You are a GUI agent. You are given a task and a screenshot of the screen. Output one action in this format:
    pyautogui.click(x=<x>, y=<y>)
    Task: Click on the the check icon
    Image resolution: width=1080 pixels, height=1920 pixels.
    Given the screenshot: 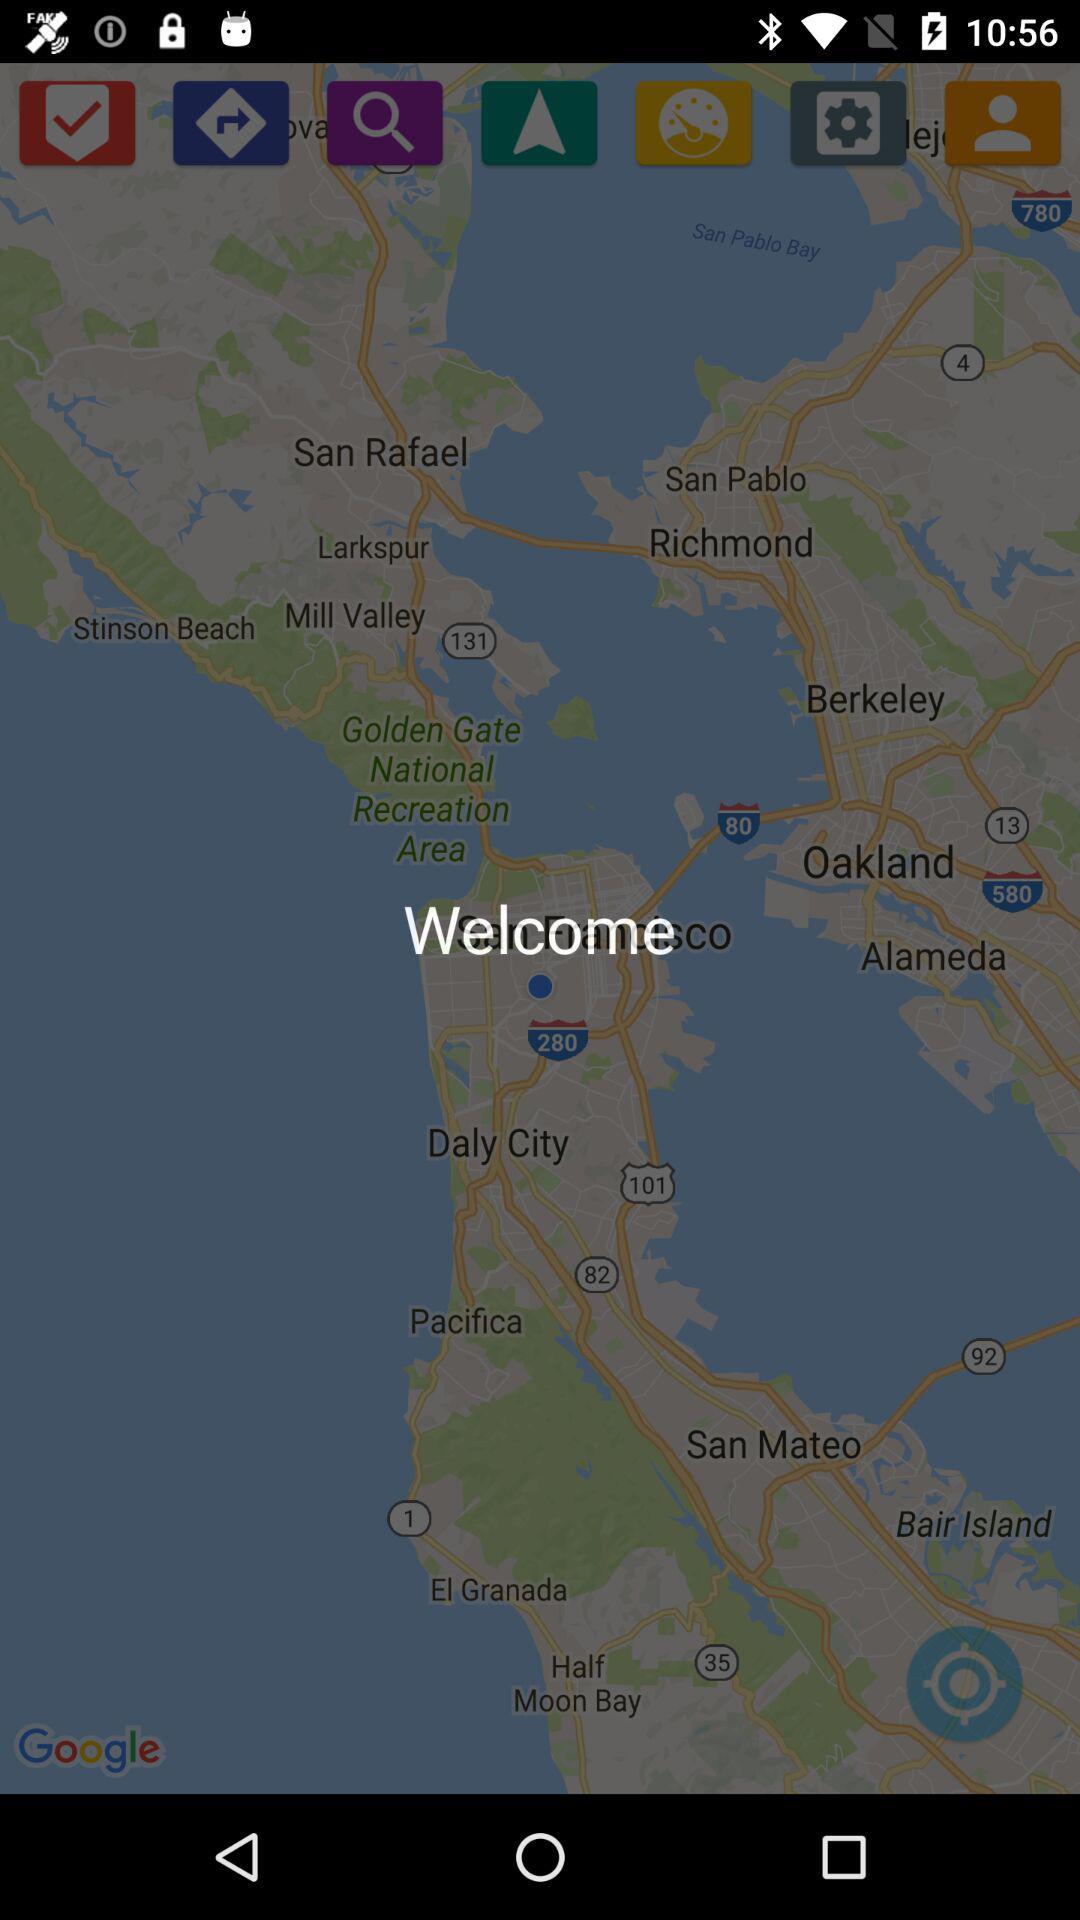 What is the action you would take?
    pyautogui.click(x=75, y=121)
    